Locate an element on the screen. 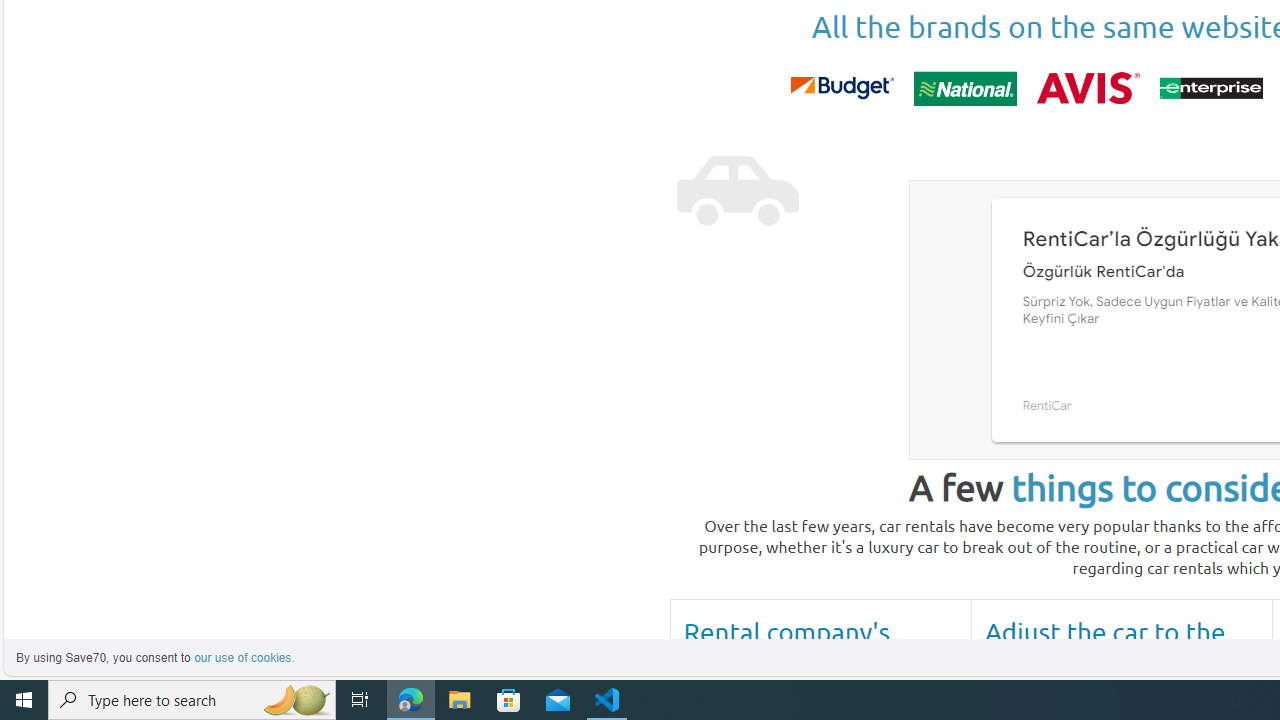  'Budget' is located at coordinates (841, 87).